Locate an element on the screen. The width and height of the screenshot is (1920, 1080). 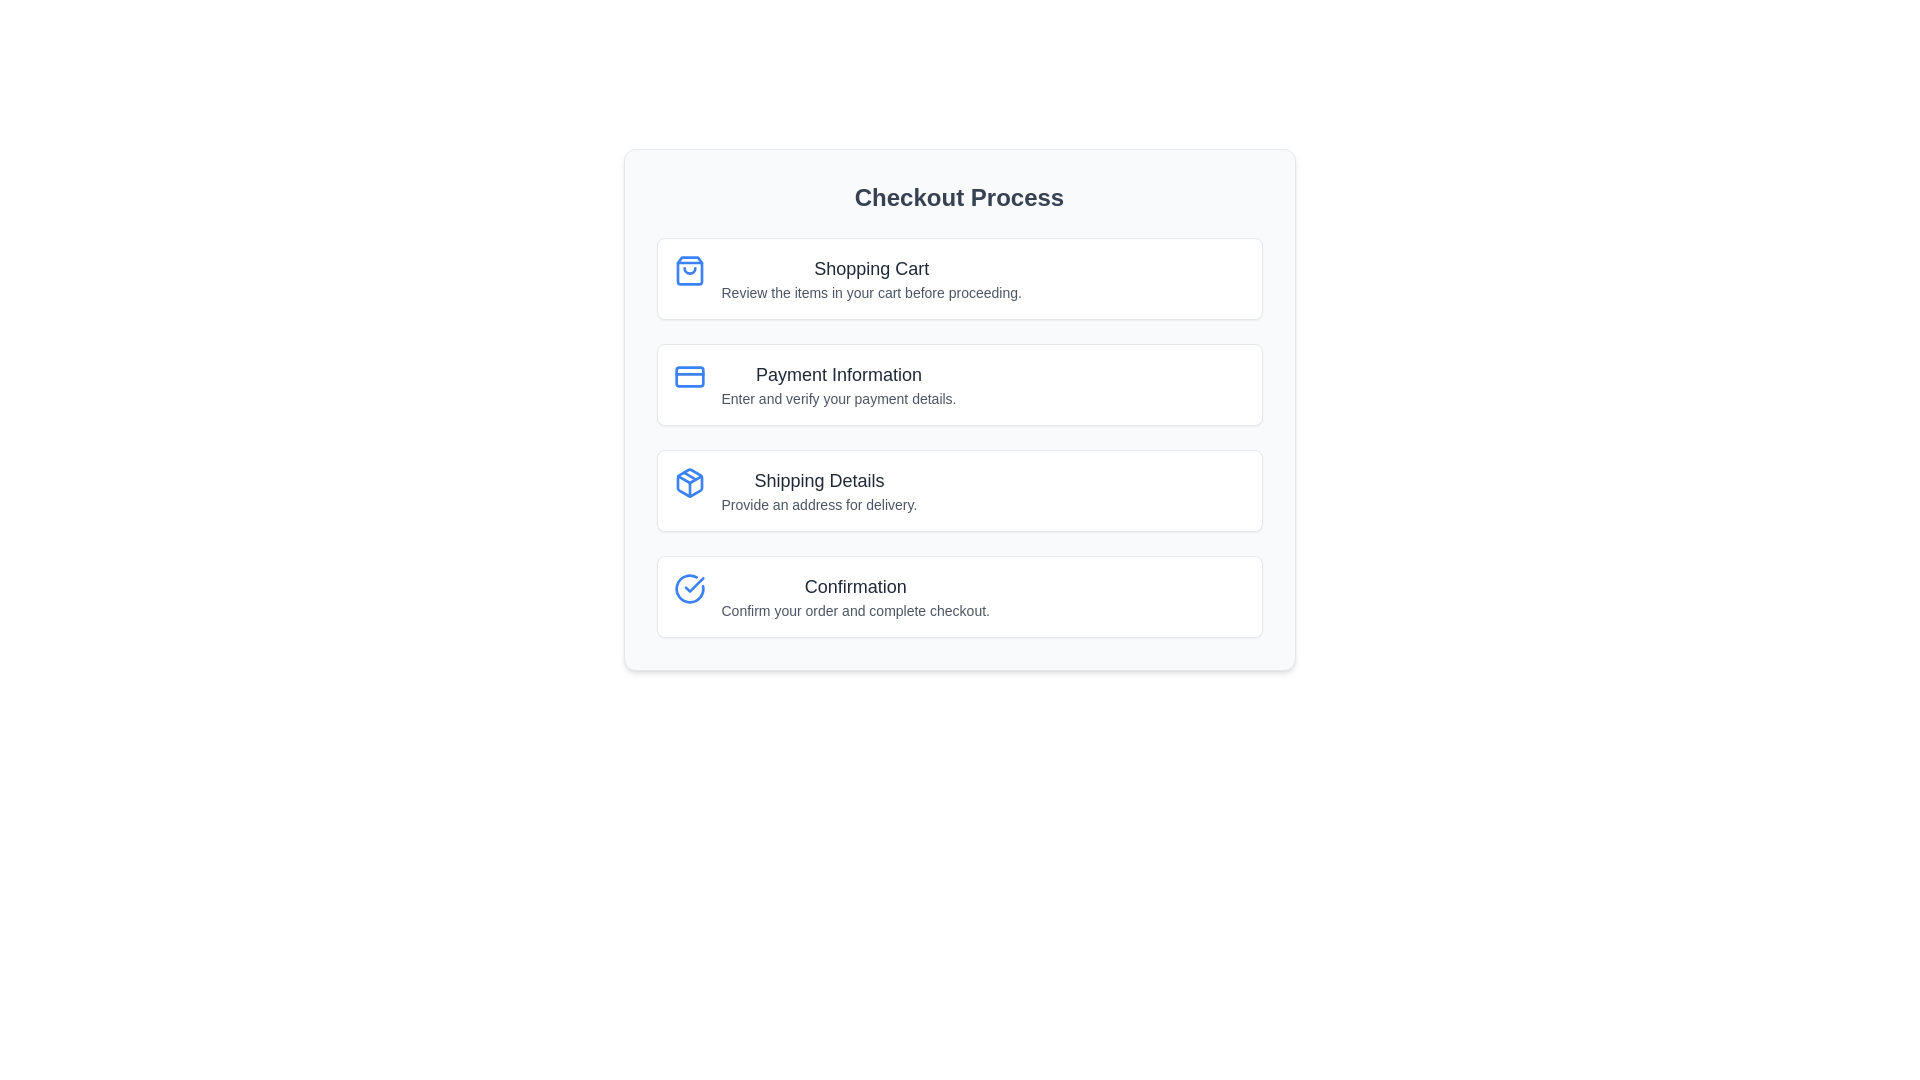
the static text label displaying the message 'Provide an address for delivery.' located below the 'Shipping Details' title in the checkout process is located at coordinates (819, 504).